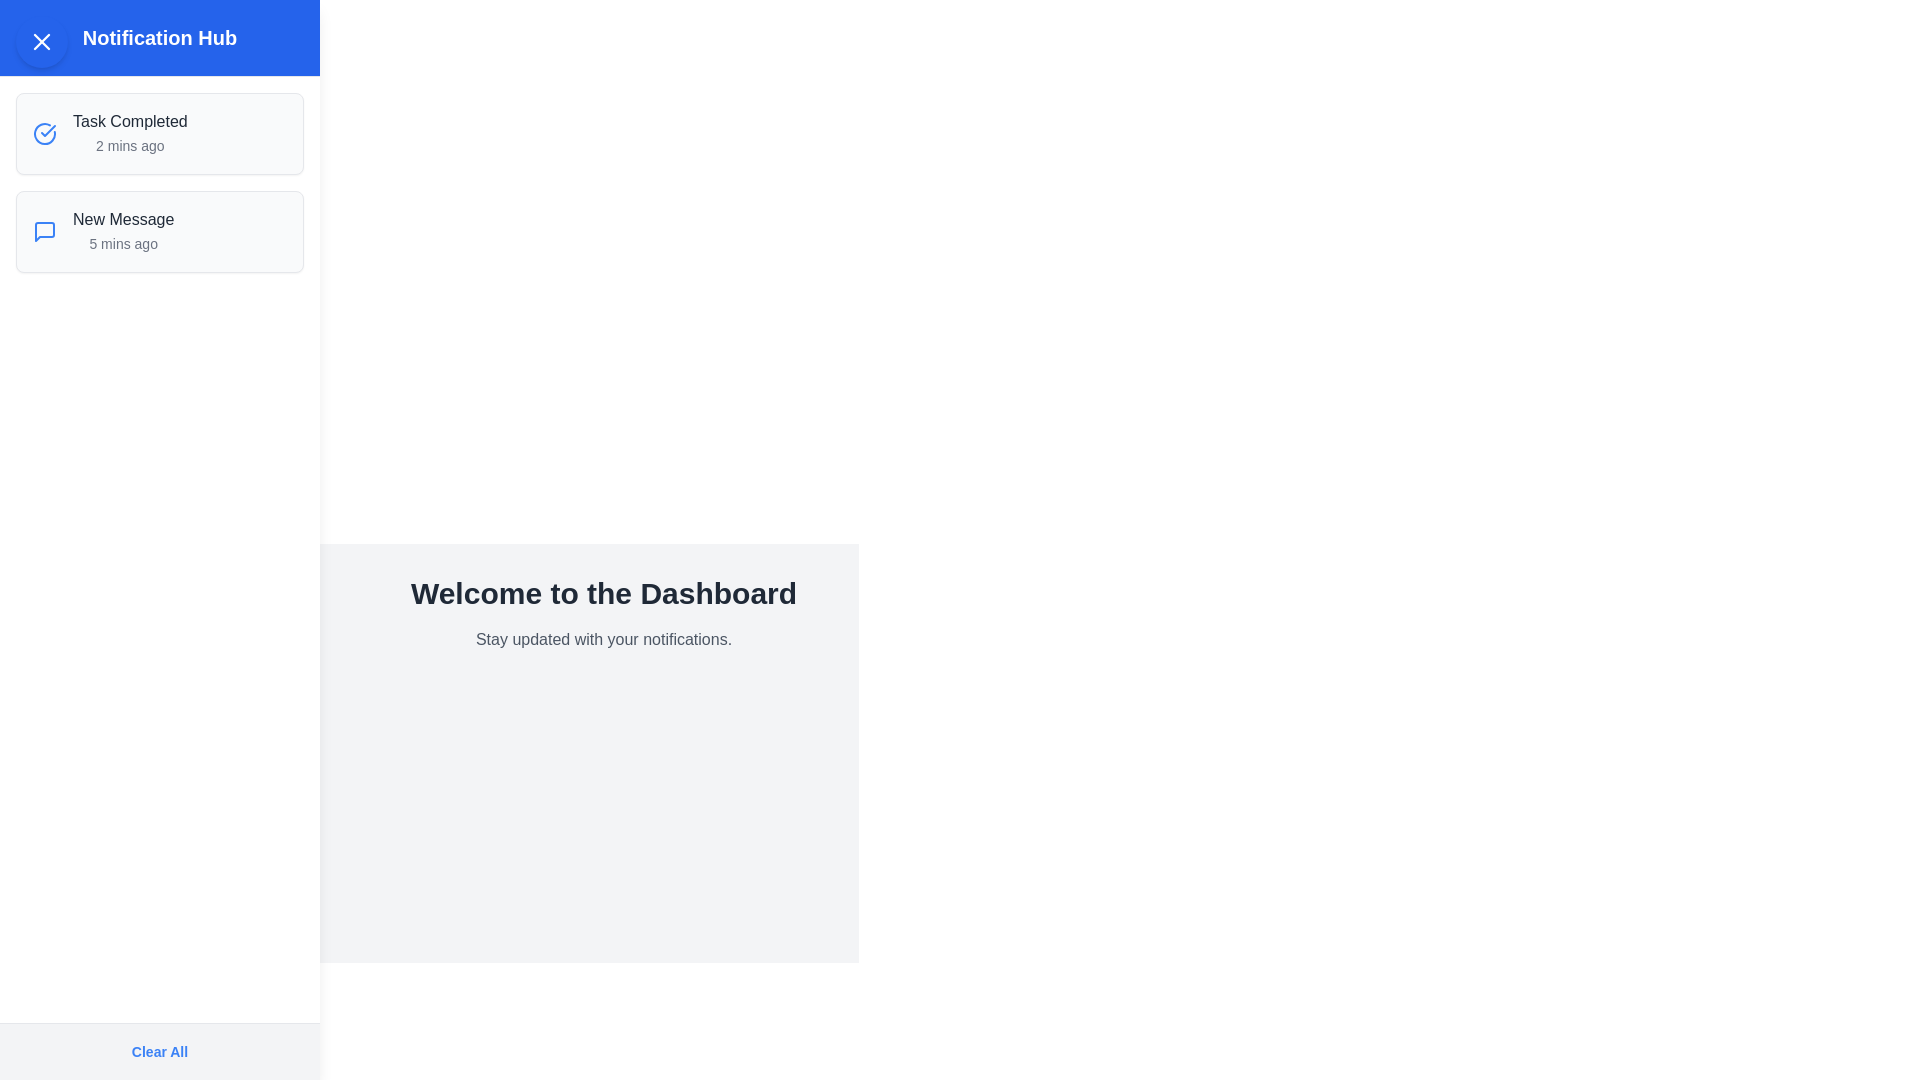 This screenshot has height=1080, width=1920. Describe the element at coordinates (42, 42) in the screenshot. I see `the Close button located in the top-left corner of the blue header of the 'Notification Hub'` at that location.